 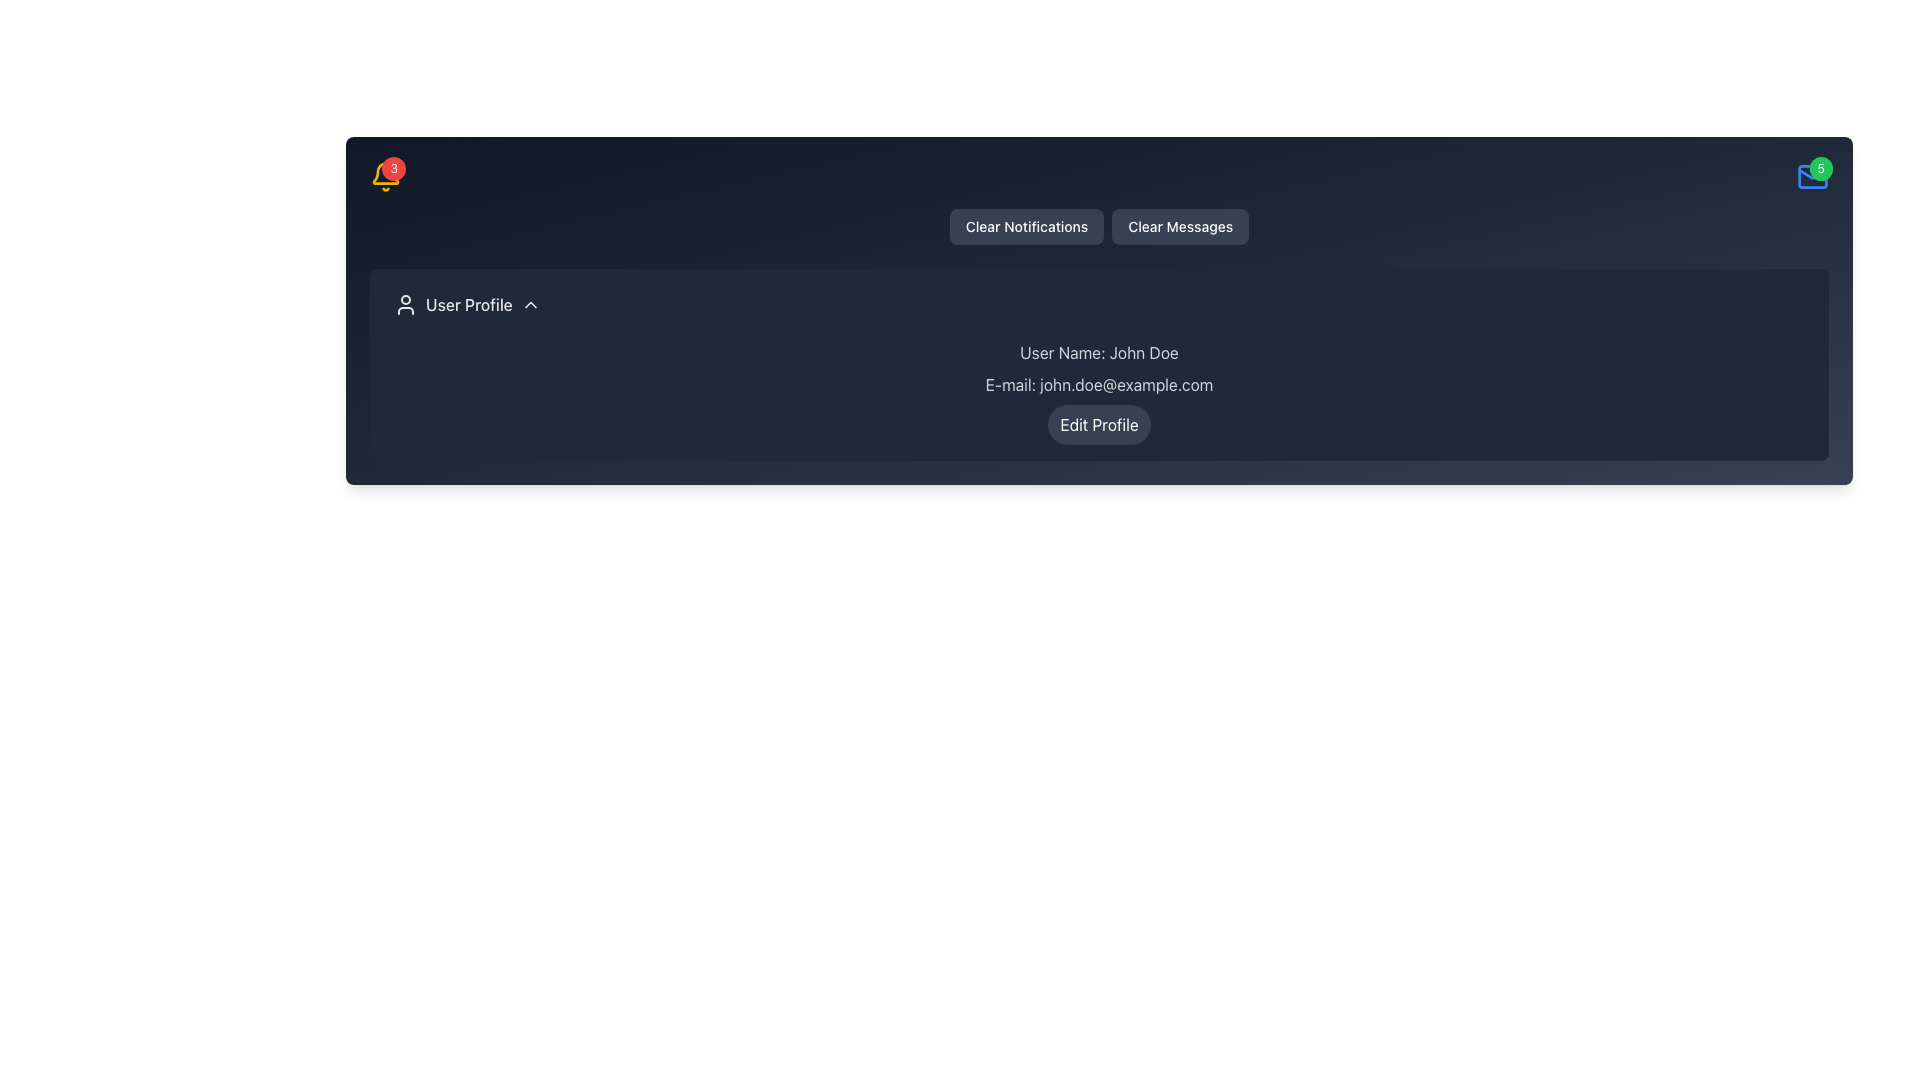 What do you see at coordinates (1098, 423) in the screenshot?
I see `the 'Edit Profile' button with rounded corners, dark gray background, and white text to initiate profile editing` at bounding box center [1098, 423].